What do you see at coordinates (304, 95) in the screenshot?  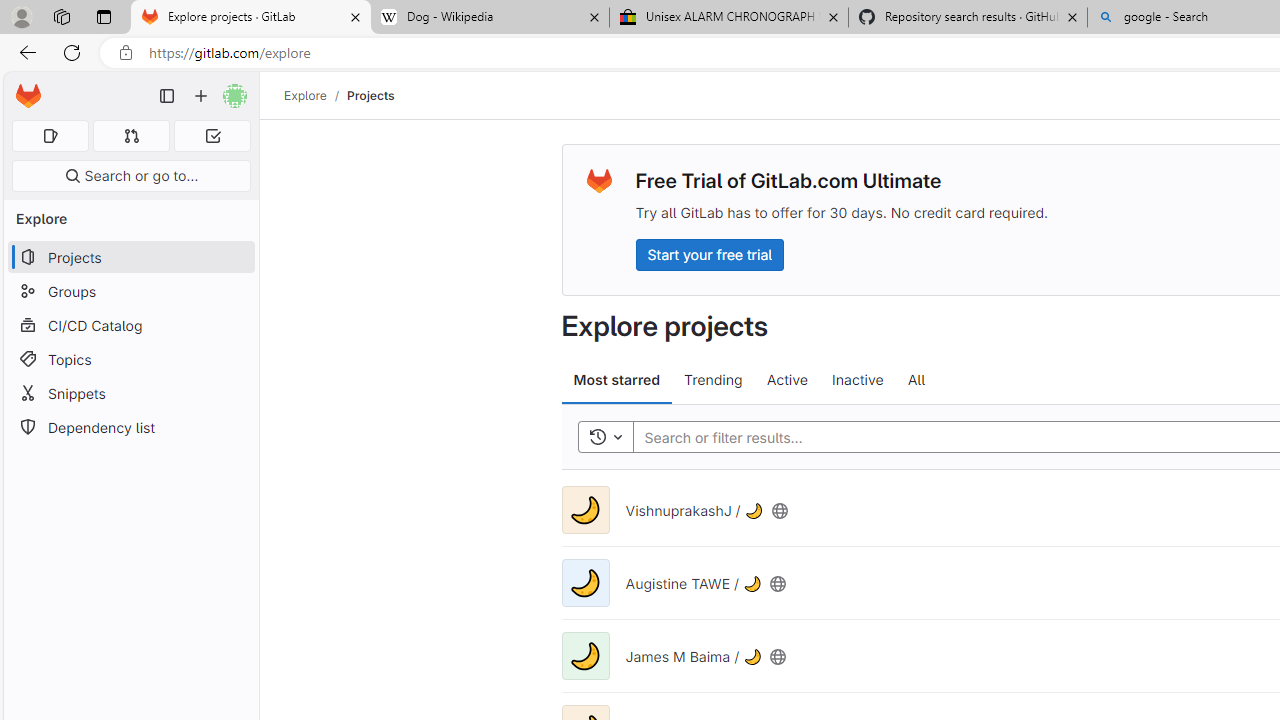 I see `'Explore'` at bounding box center [304, 95].